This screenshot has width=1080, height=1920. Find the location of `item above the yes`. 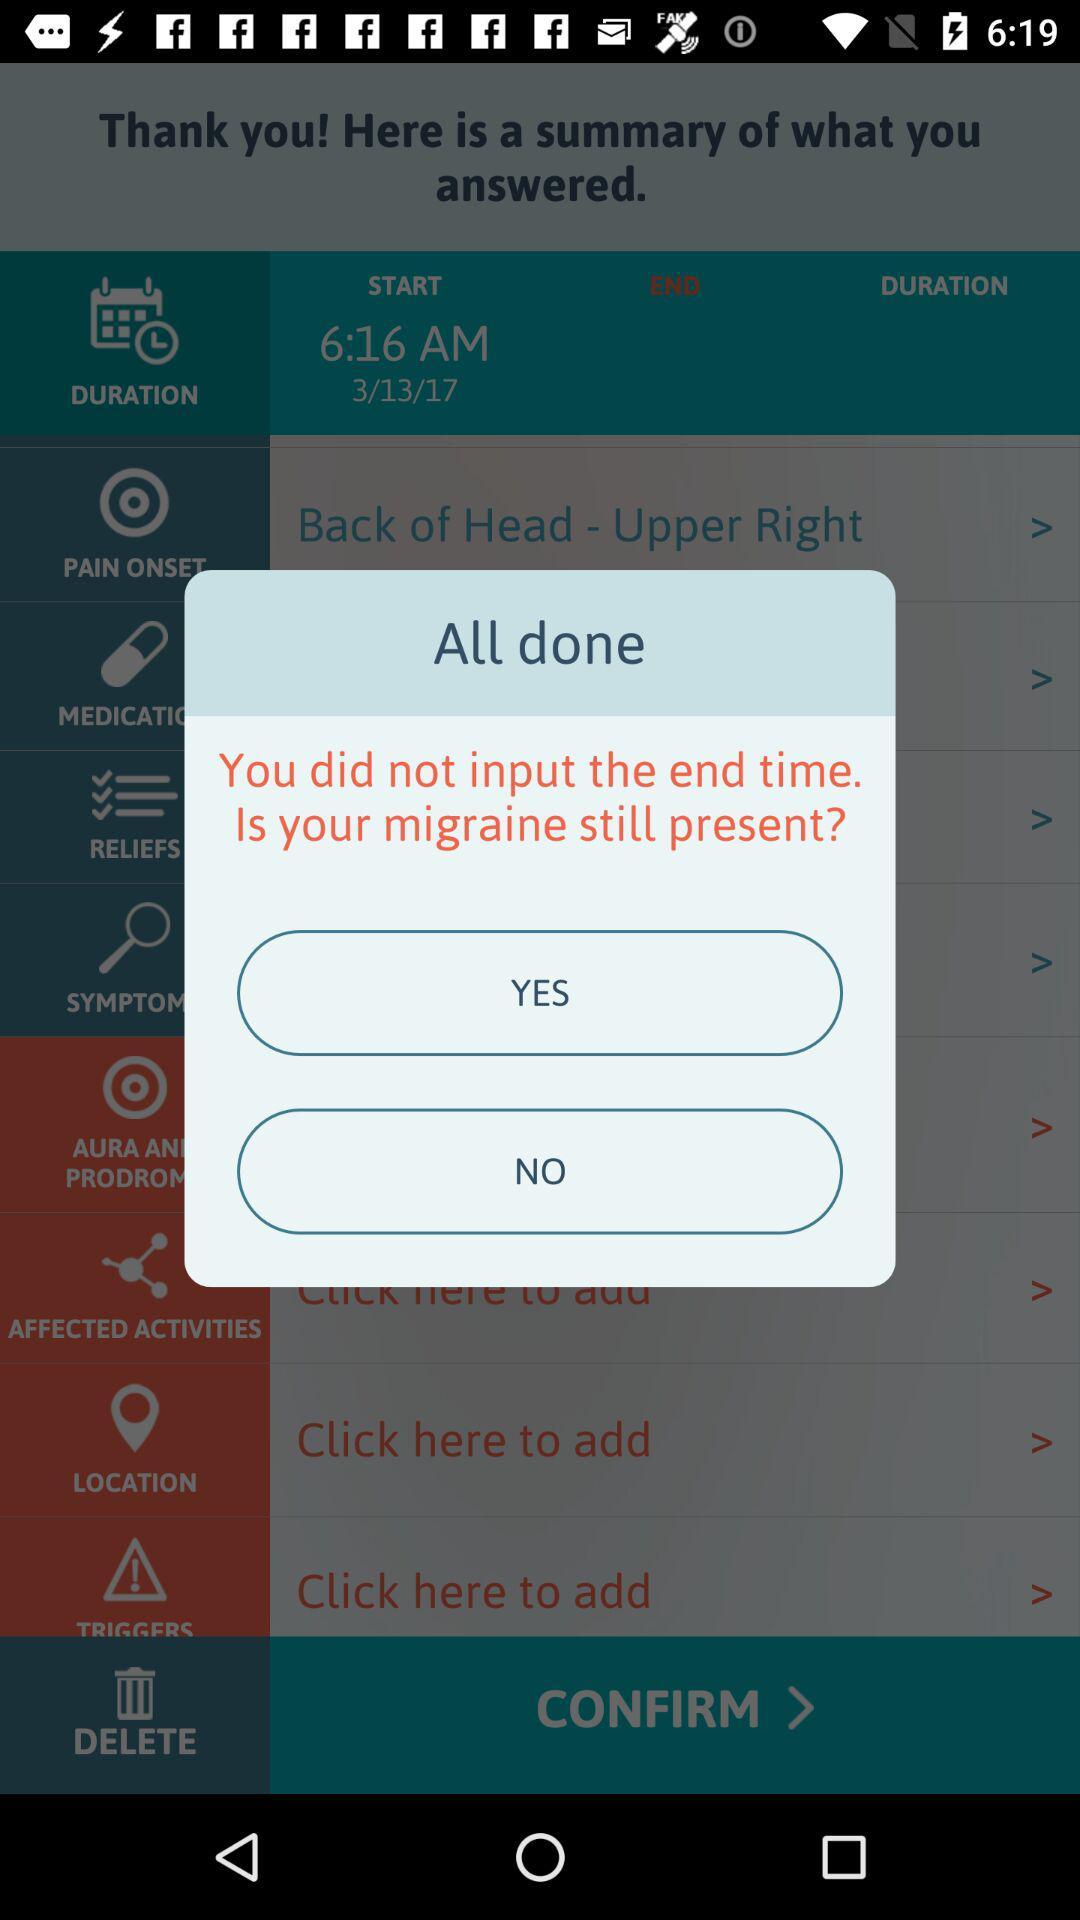

item above the yes is located at coordinates (540, 795).